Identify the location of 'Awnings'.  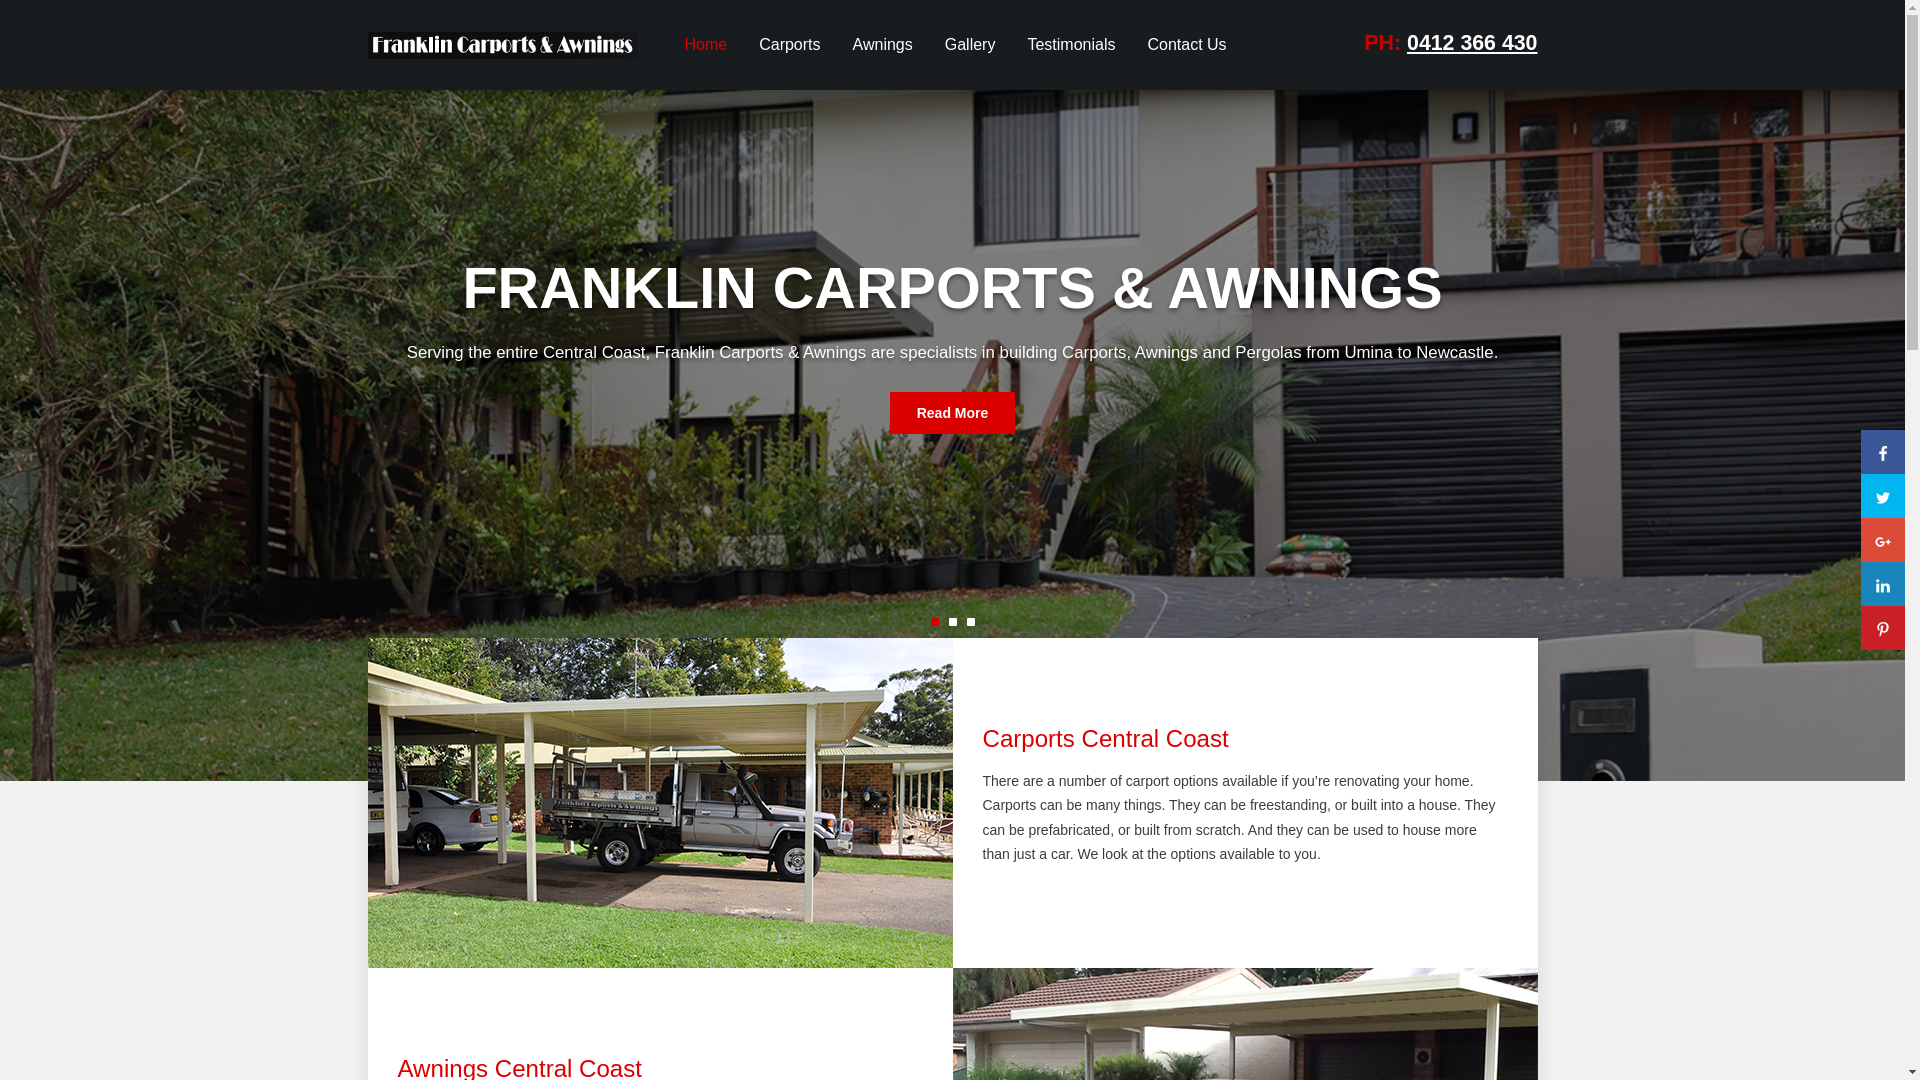
(882, 45).